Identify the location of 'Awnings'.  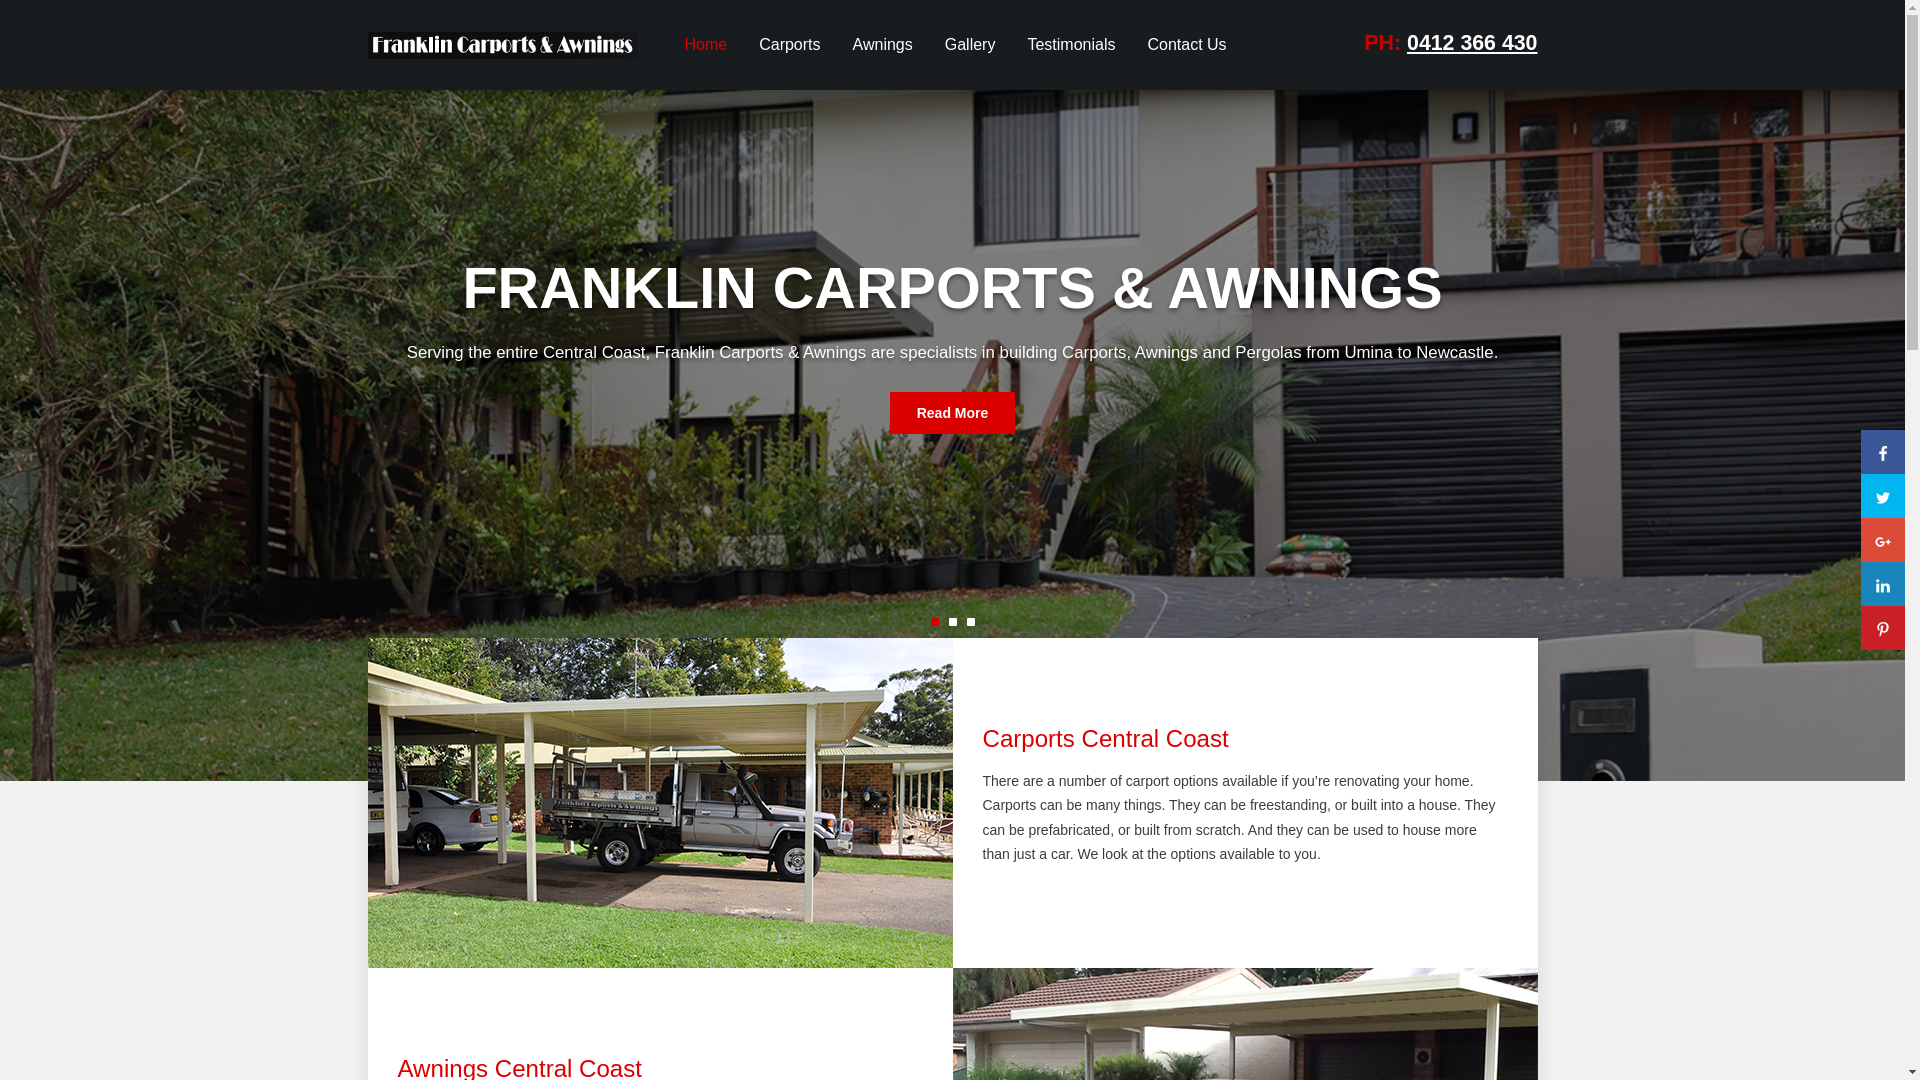
(882, 45).